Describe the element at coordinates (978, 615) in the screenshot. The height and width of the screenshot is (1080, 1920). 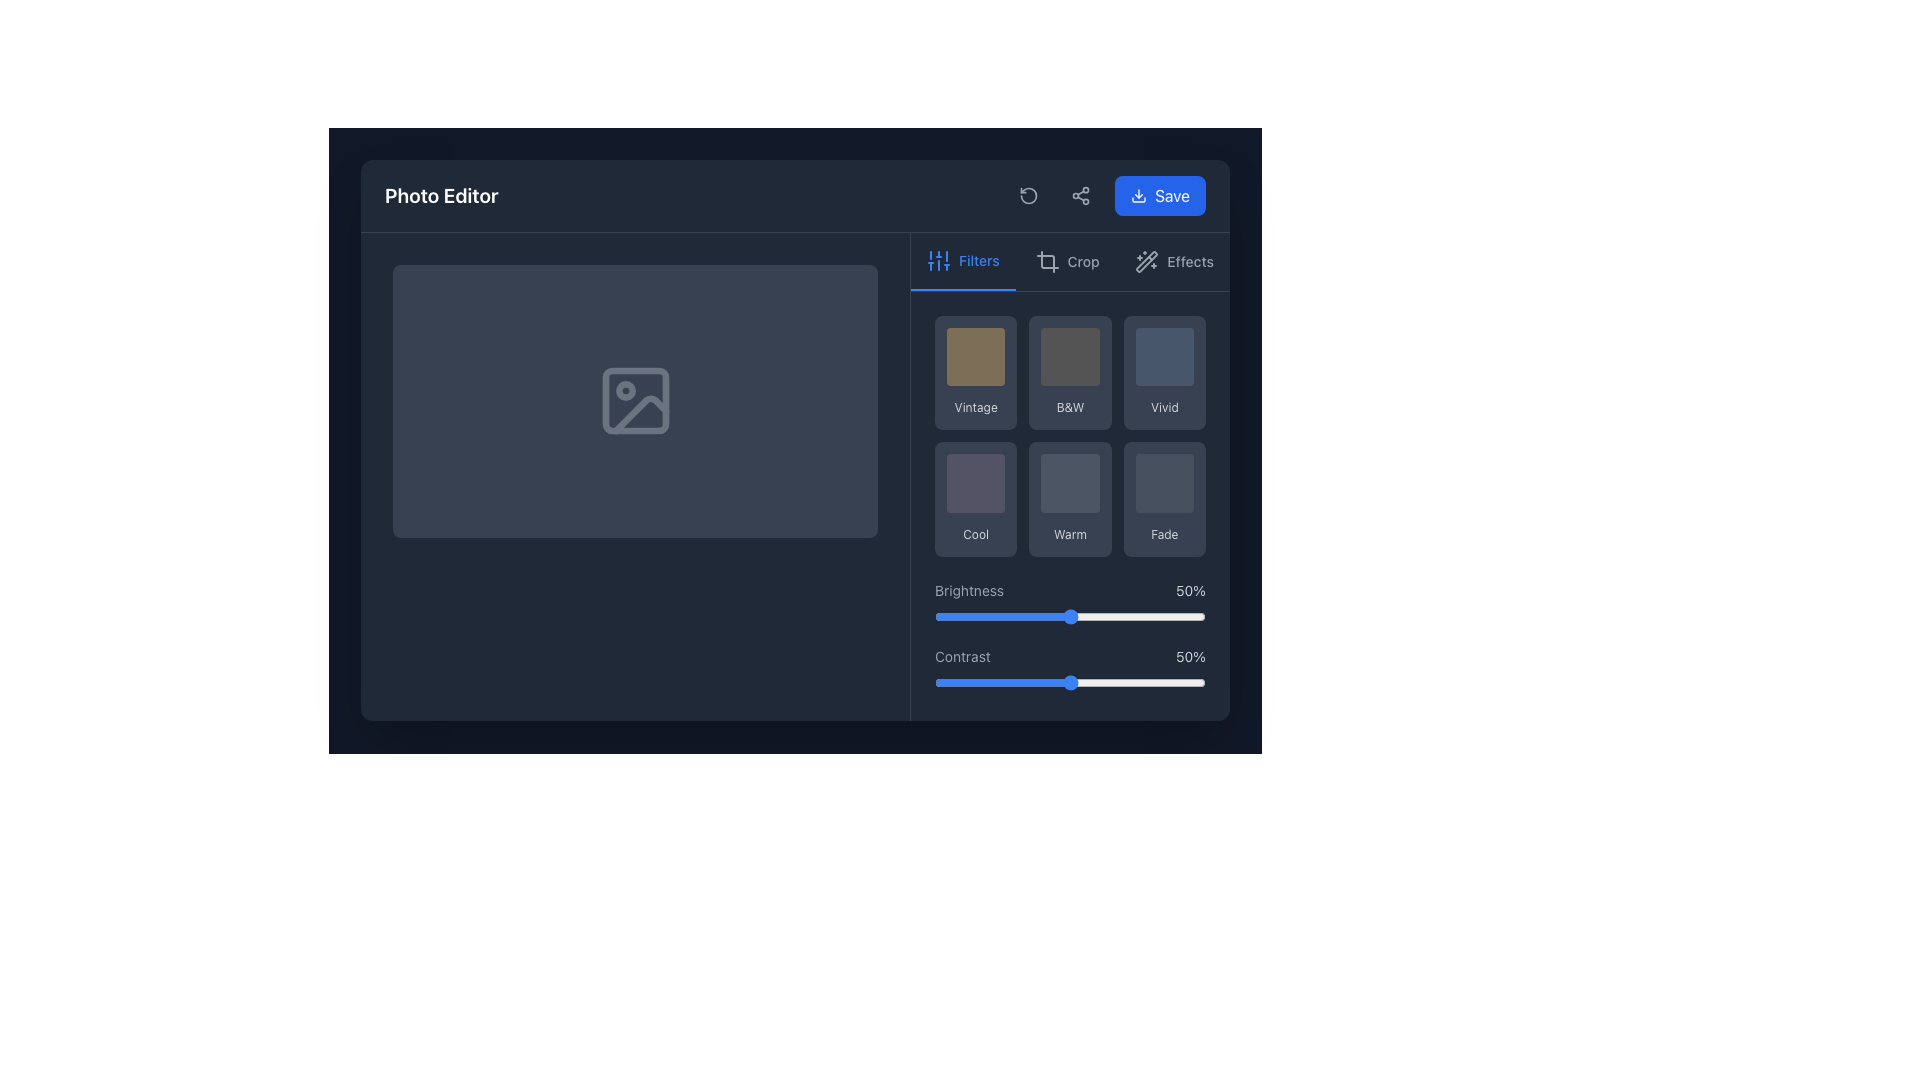
I see `the slider` at that location.